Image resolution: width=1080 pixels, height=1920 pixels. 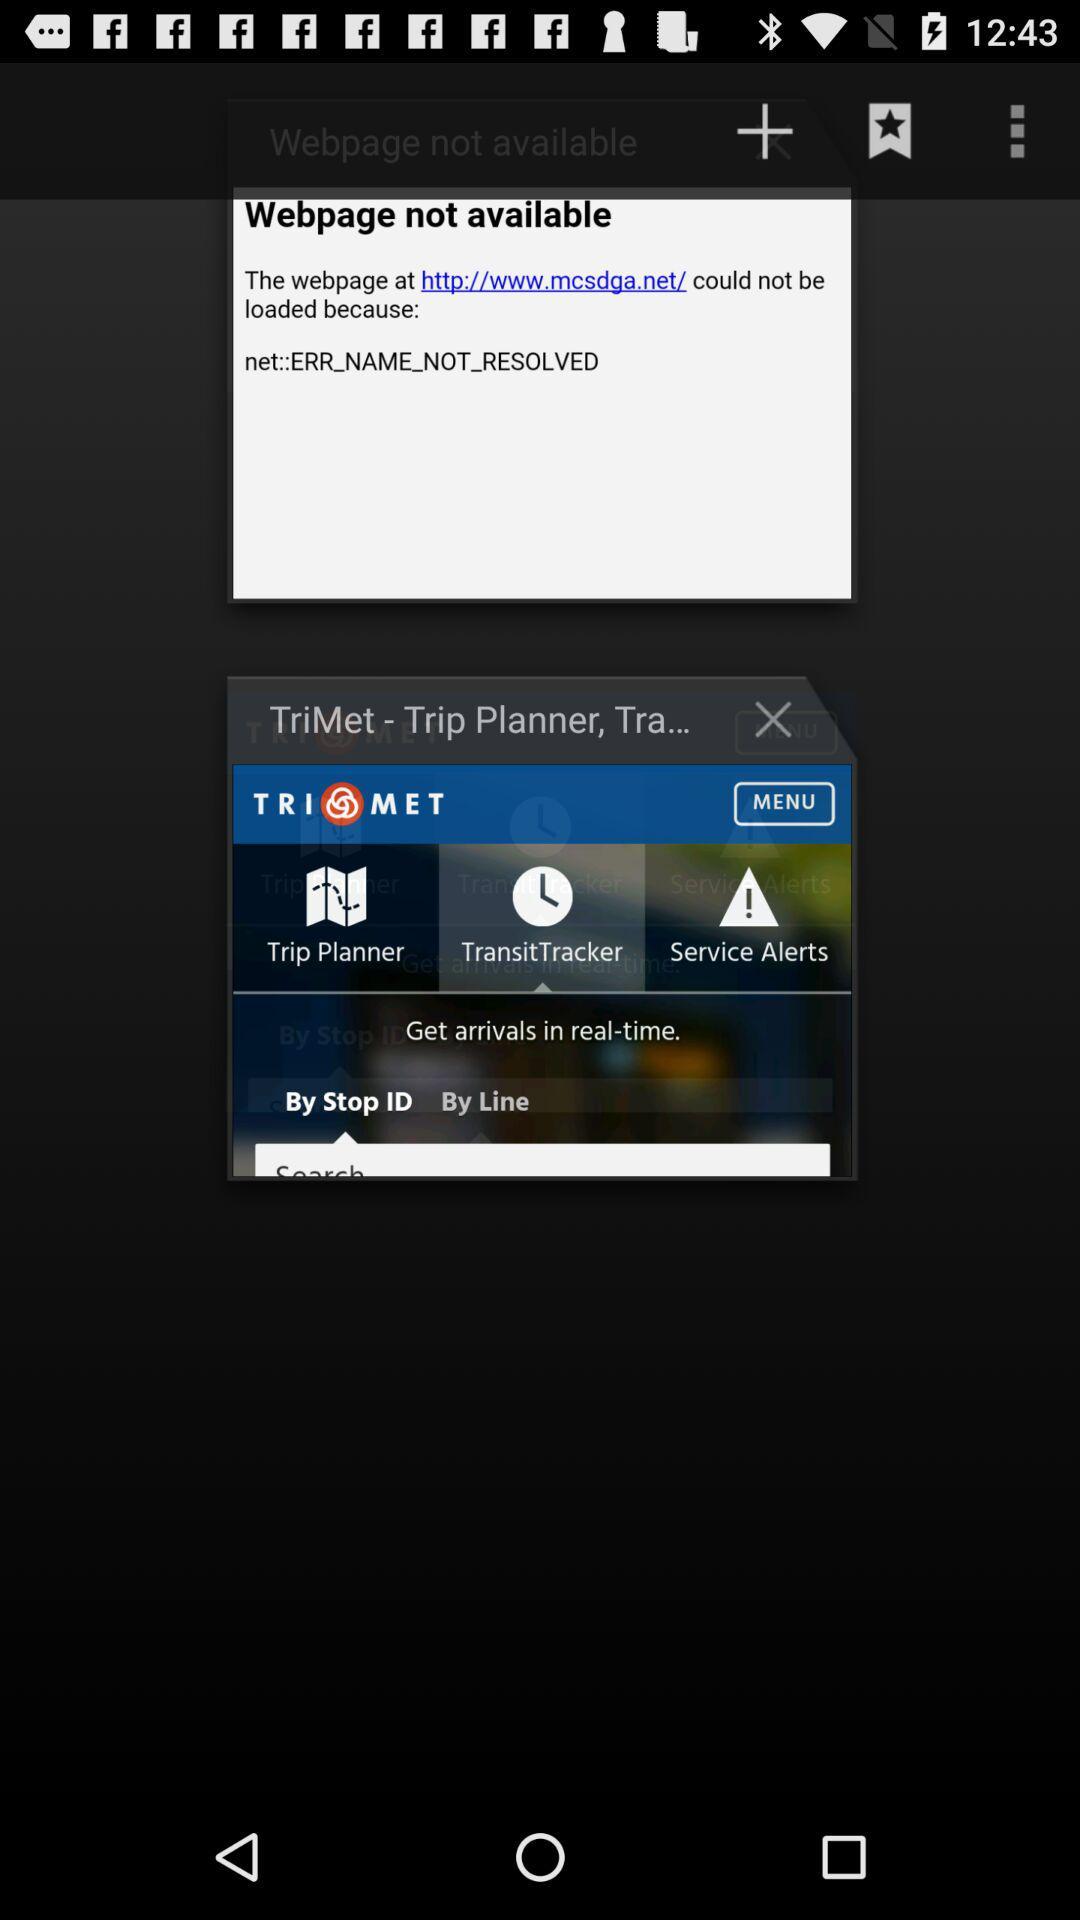 I want to click on the add icon, so click(x=782, y=149).